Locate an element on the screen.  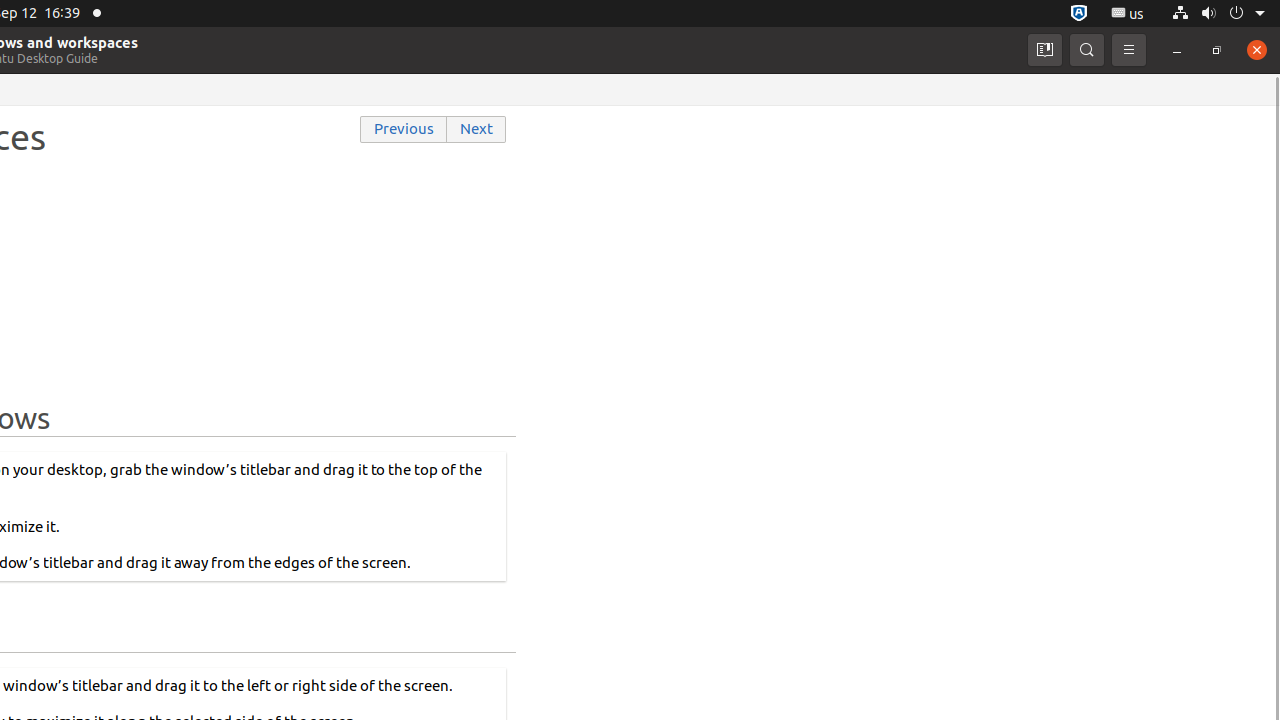
'Restore' is located at coordinates (1216, 48).